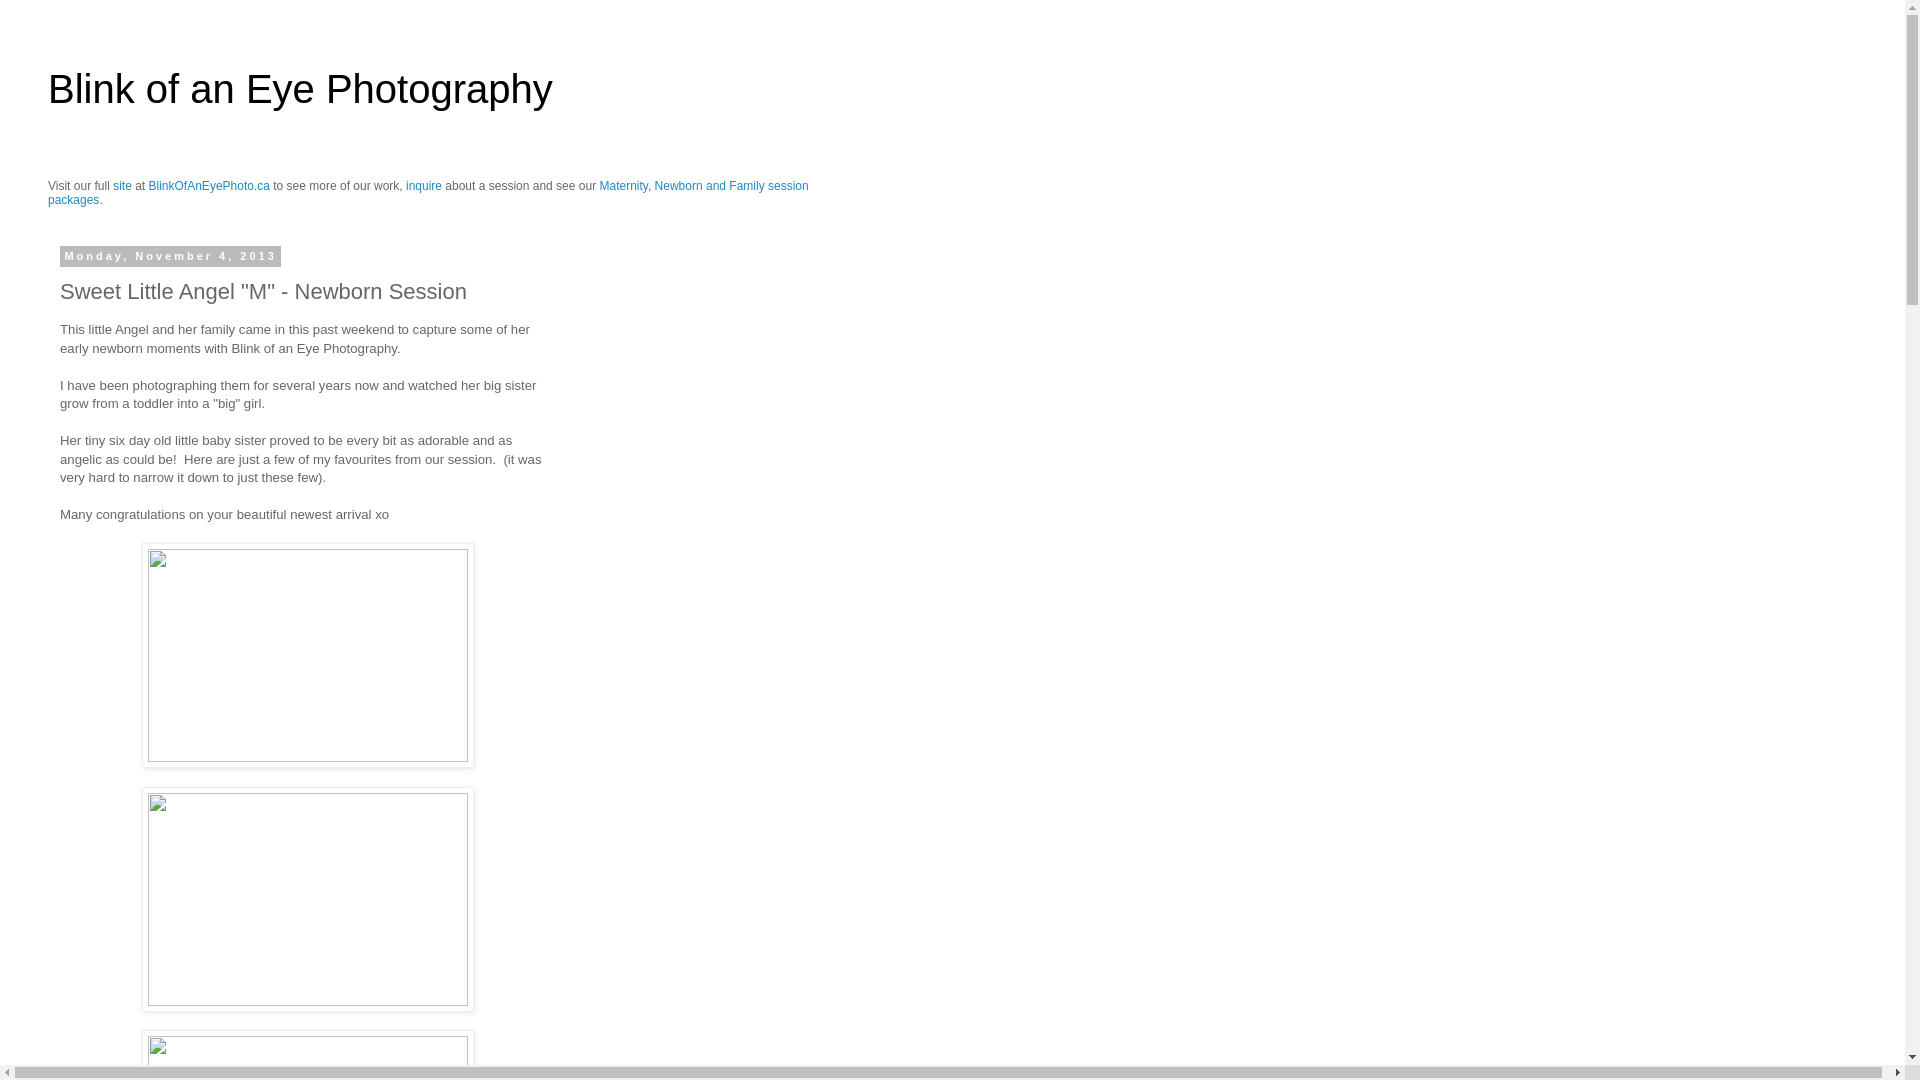 The height and width of the screenshot is (1080, 1920). What do you see at coordinates (422, 185) in the screenshot?
I see `'inquire'` at bounding box center [422, 185].